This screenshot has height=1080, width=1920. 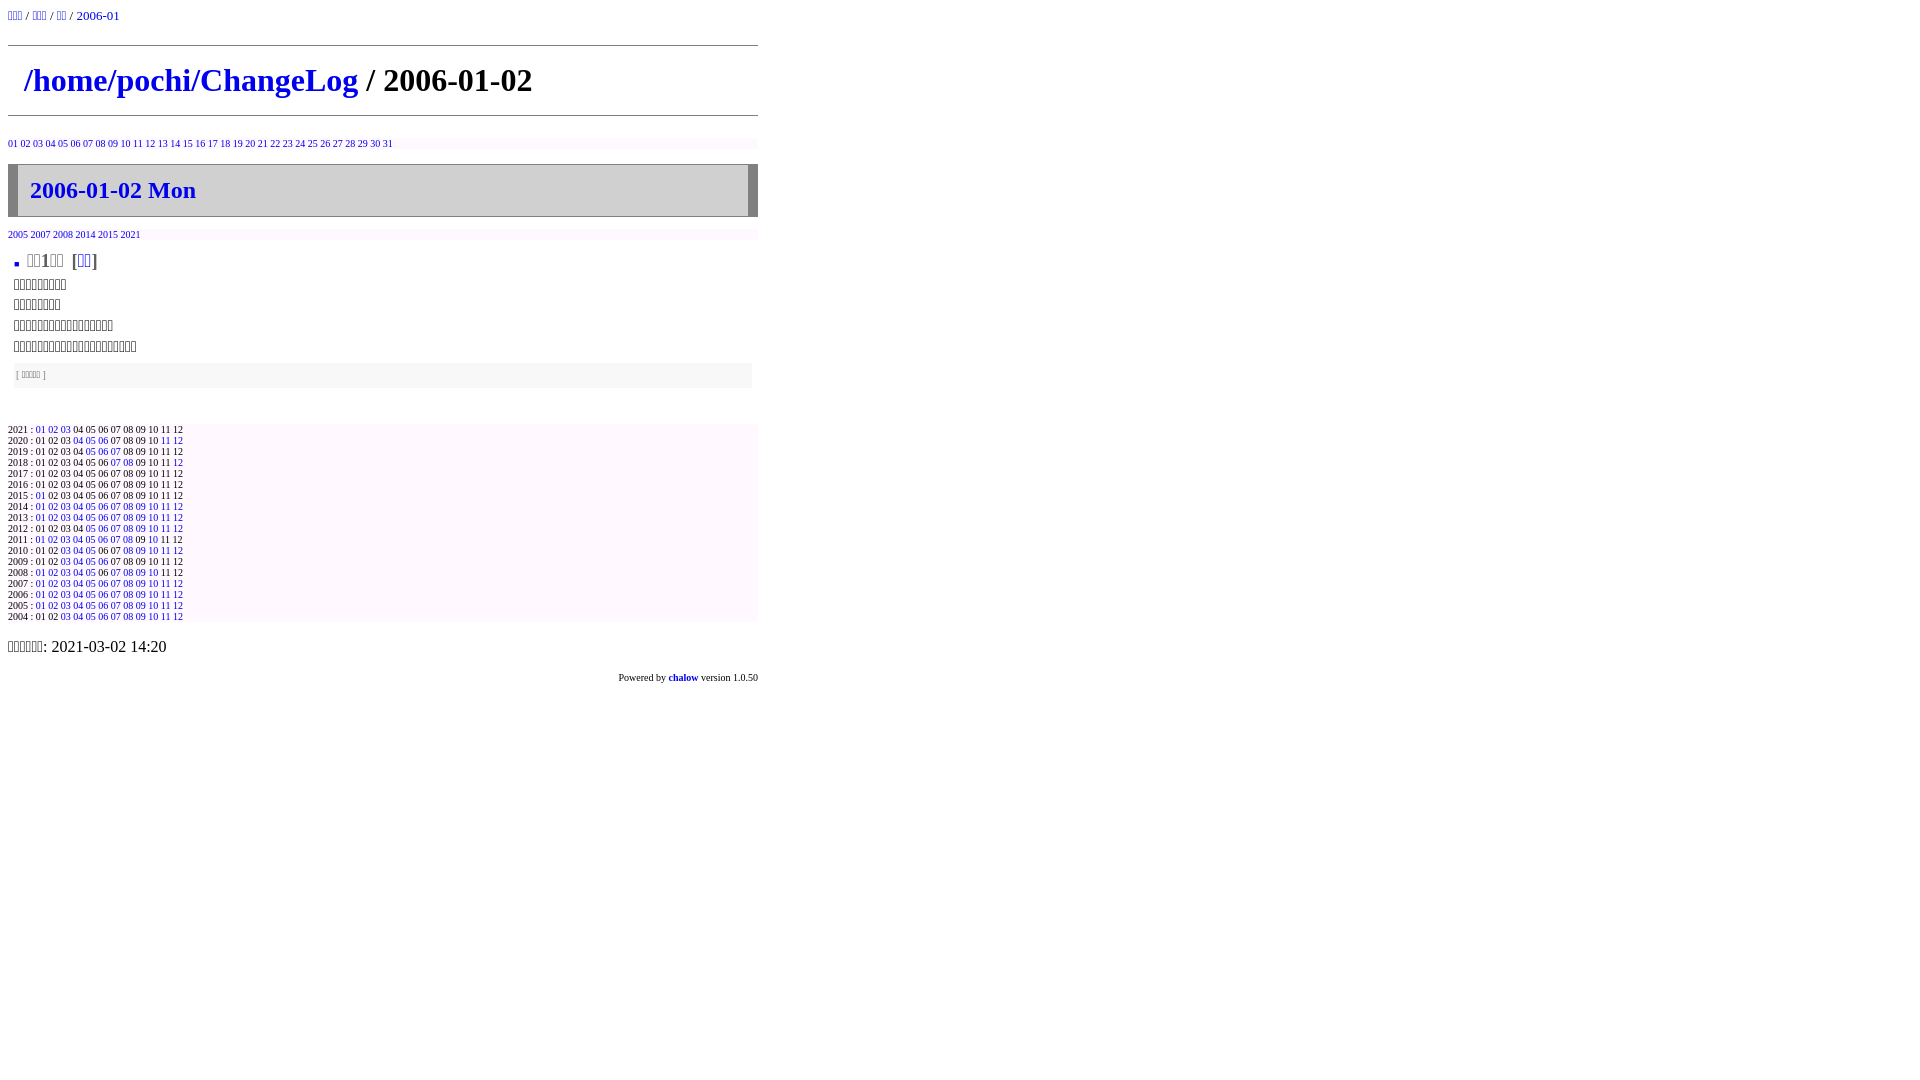 What do you see at coordinates (75, 142) in the screenshot?
I see `'06'` at bounding box center [75, 142].